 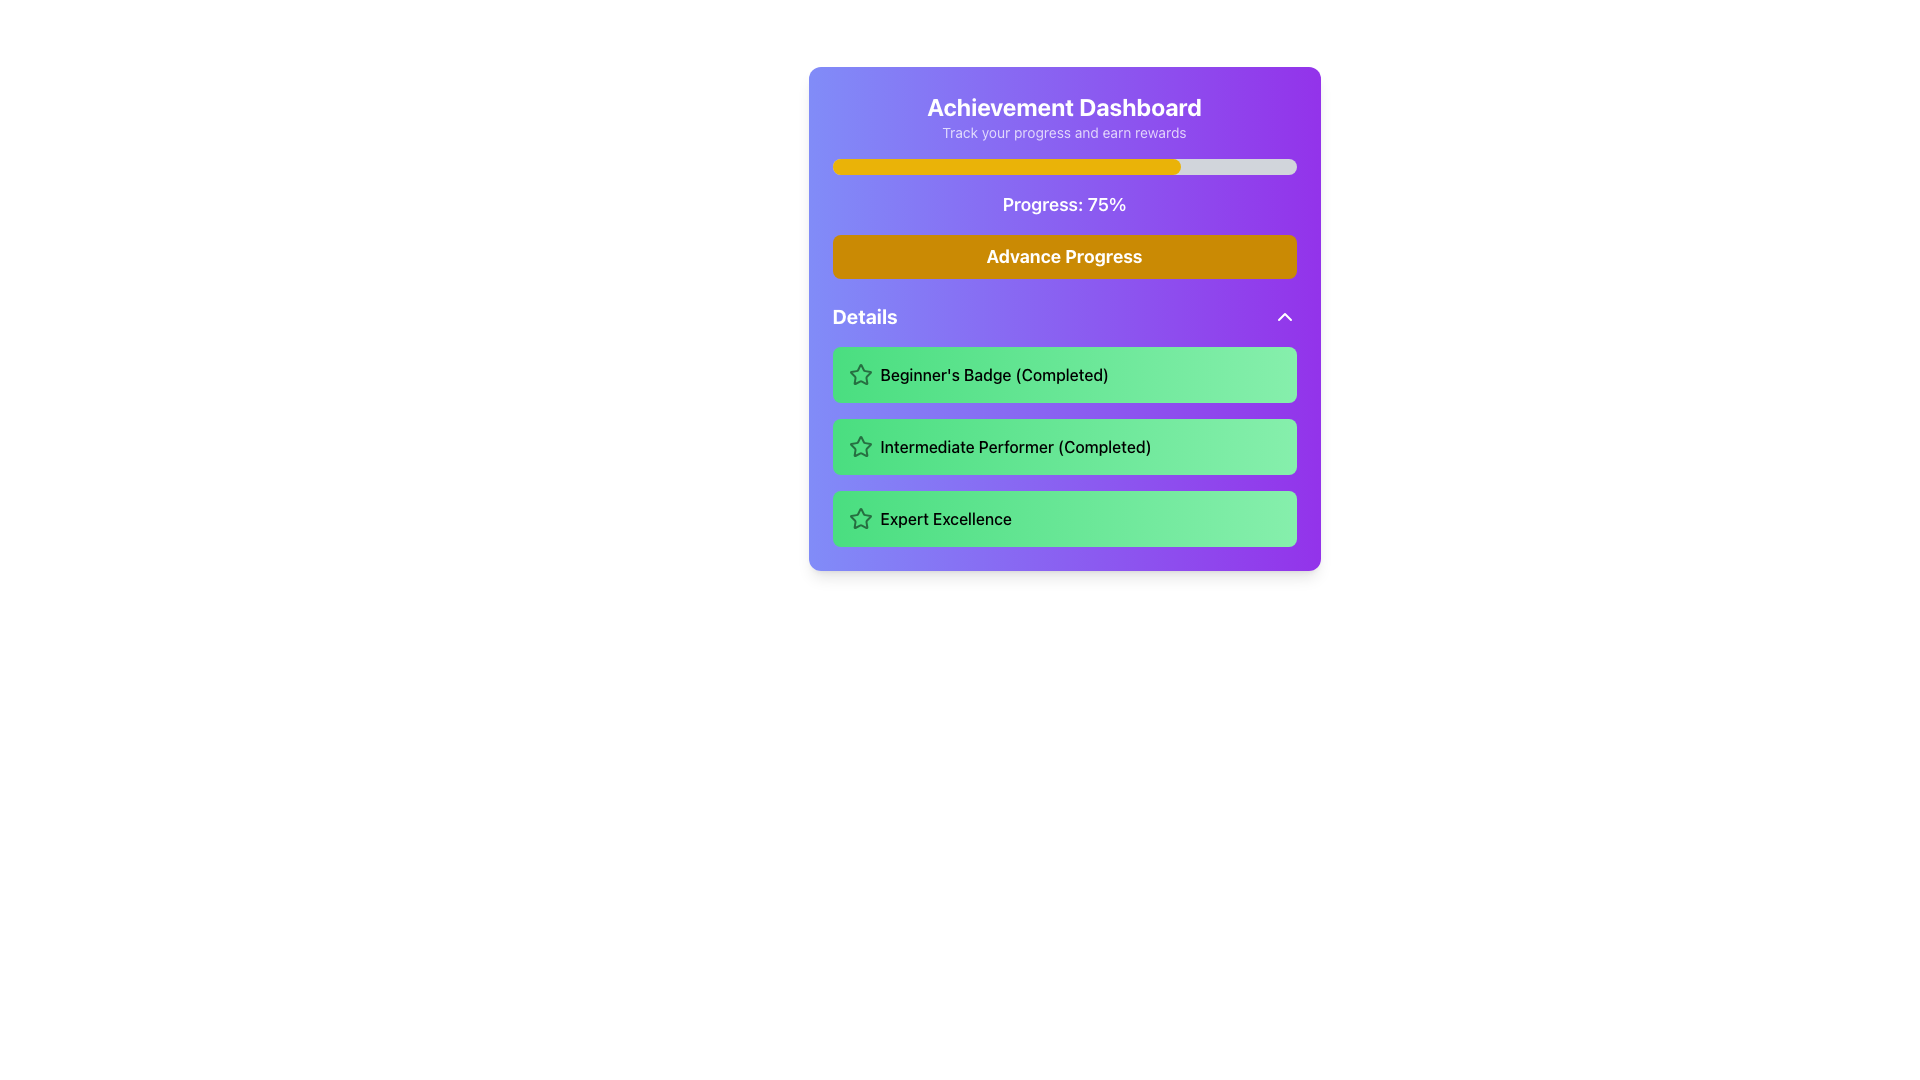 I want to click on the 'Intermediate Performer' badge icon in the achievement dashboard, which is located within the second green box of a vertical list inside a purple card interface, so click(x=860, y=445).